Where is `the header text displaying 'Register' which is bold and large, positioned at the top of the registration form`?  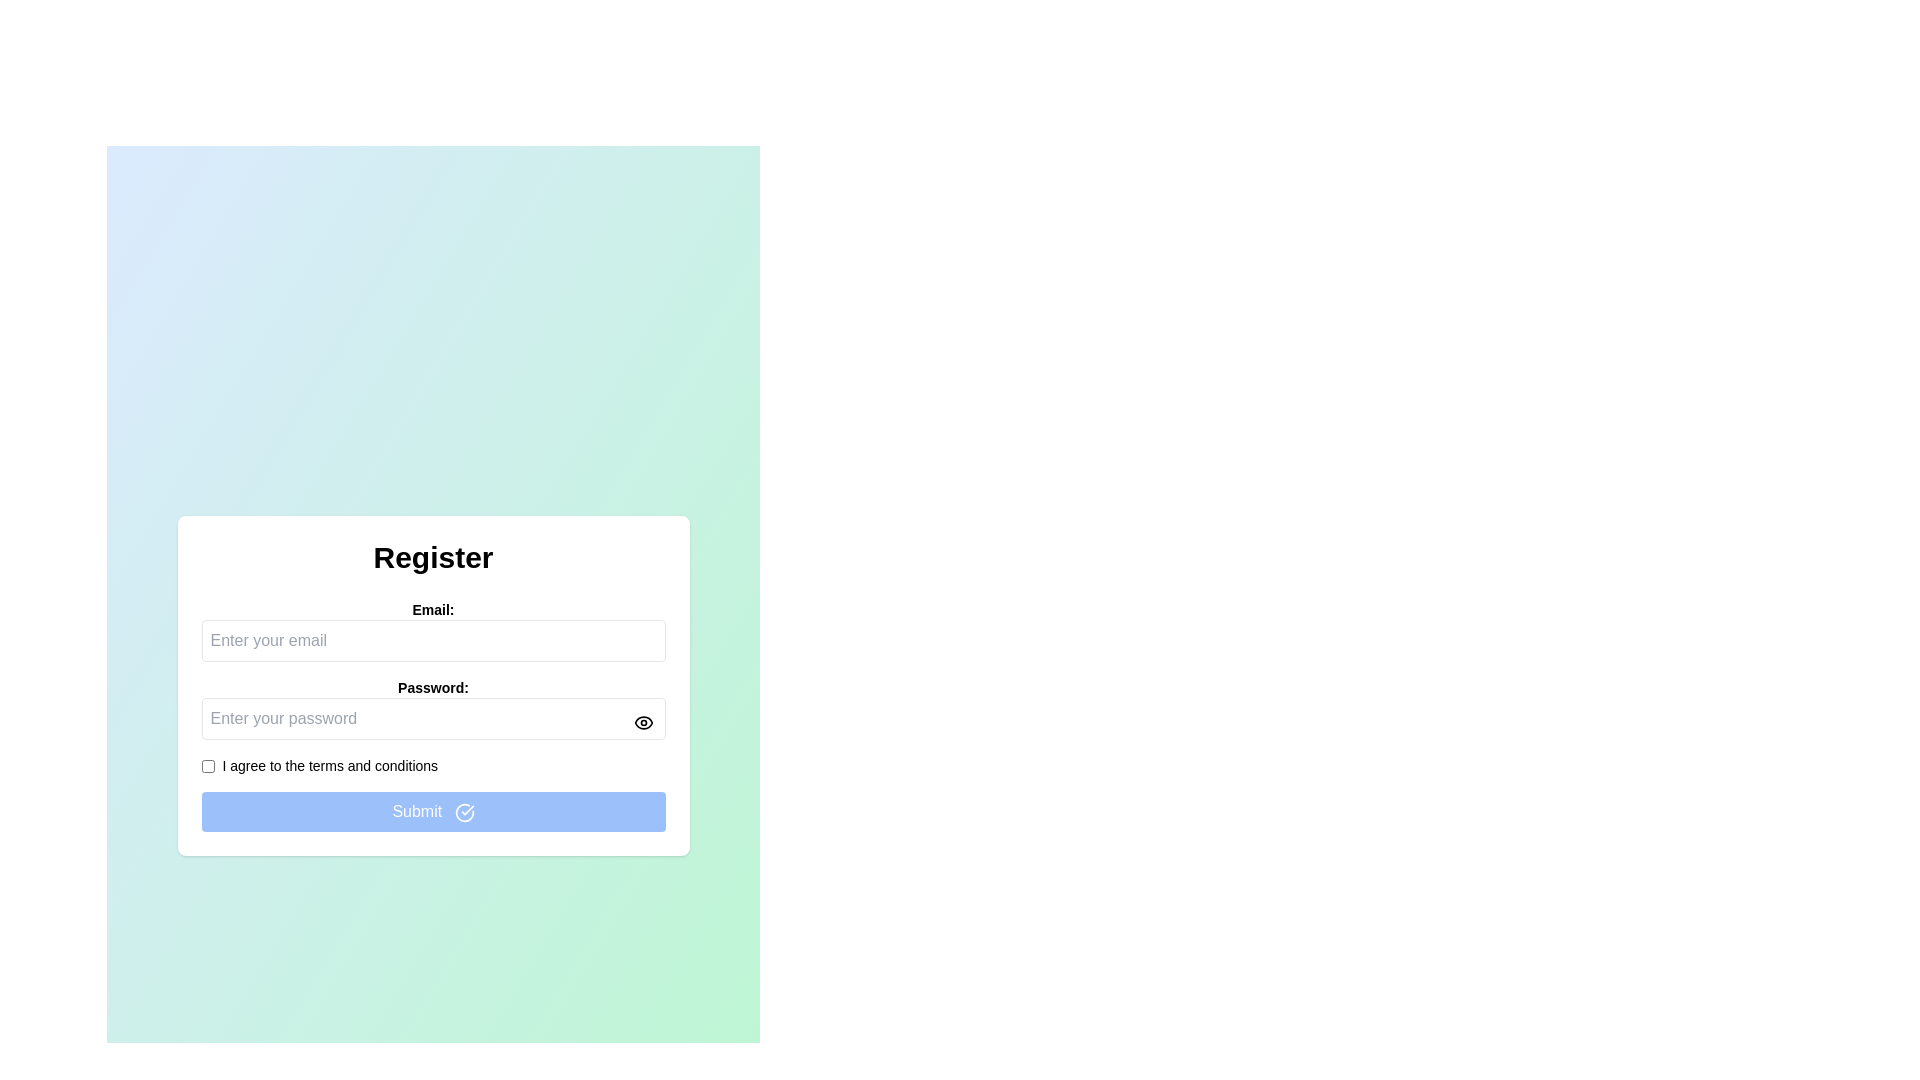 the header text displaying 'Register' which is bold and large, positioned at the top of the registration form is located at coordinates (432, 558).